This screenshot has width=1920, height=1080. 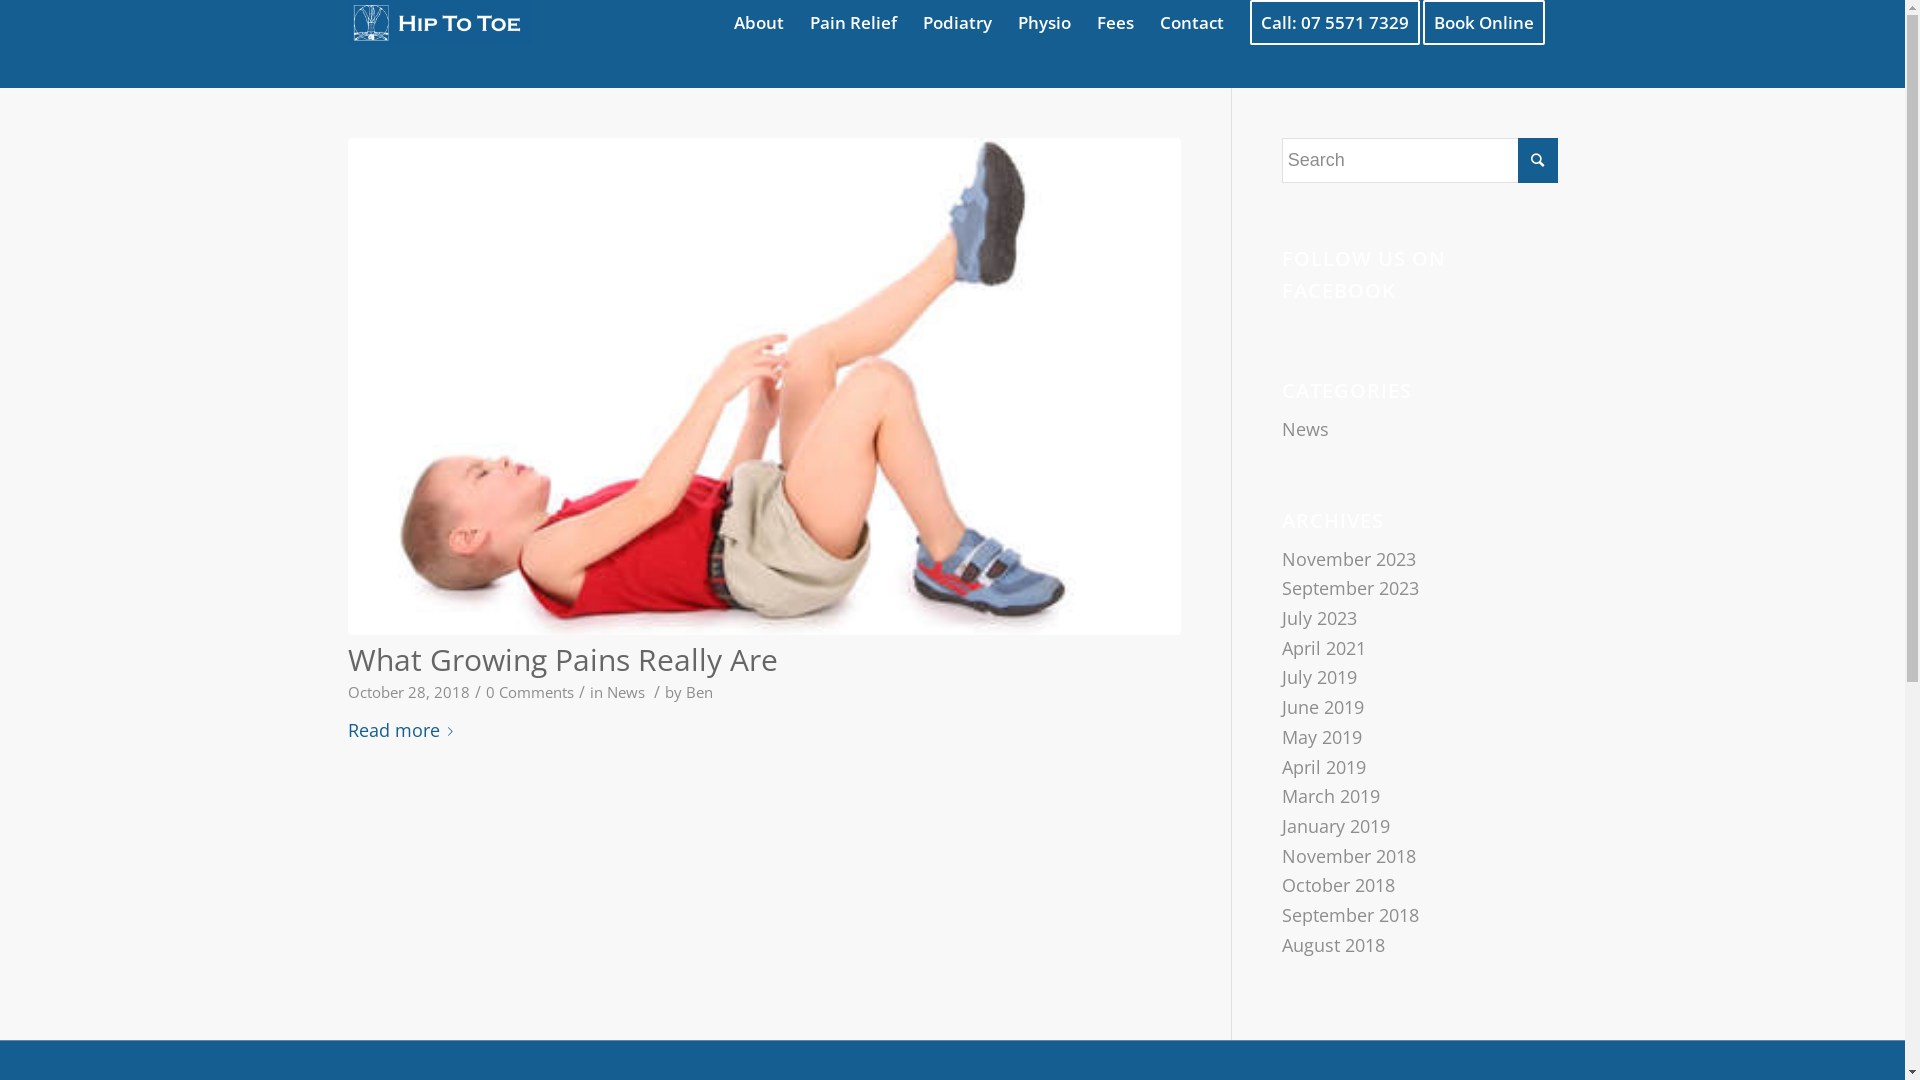 I want to click on 'September 2018', so click(x=1350, y=914).